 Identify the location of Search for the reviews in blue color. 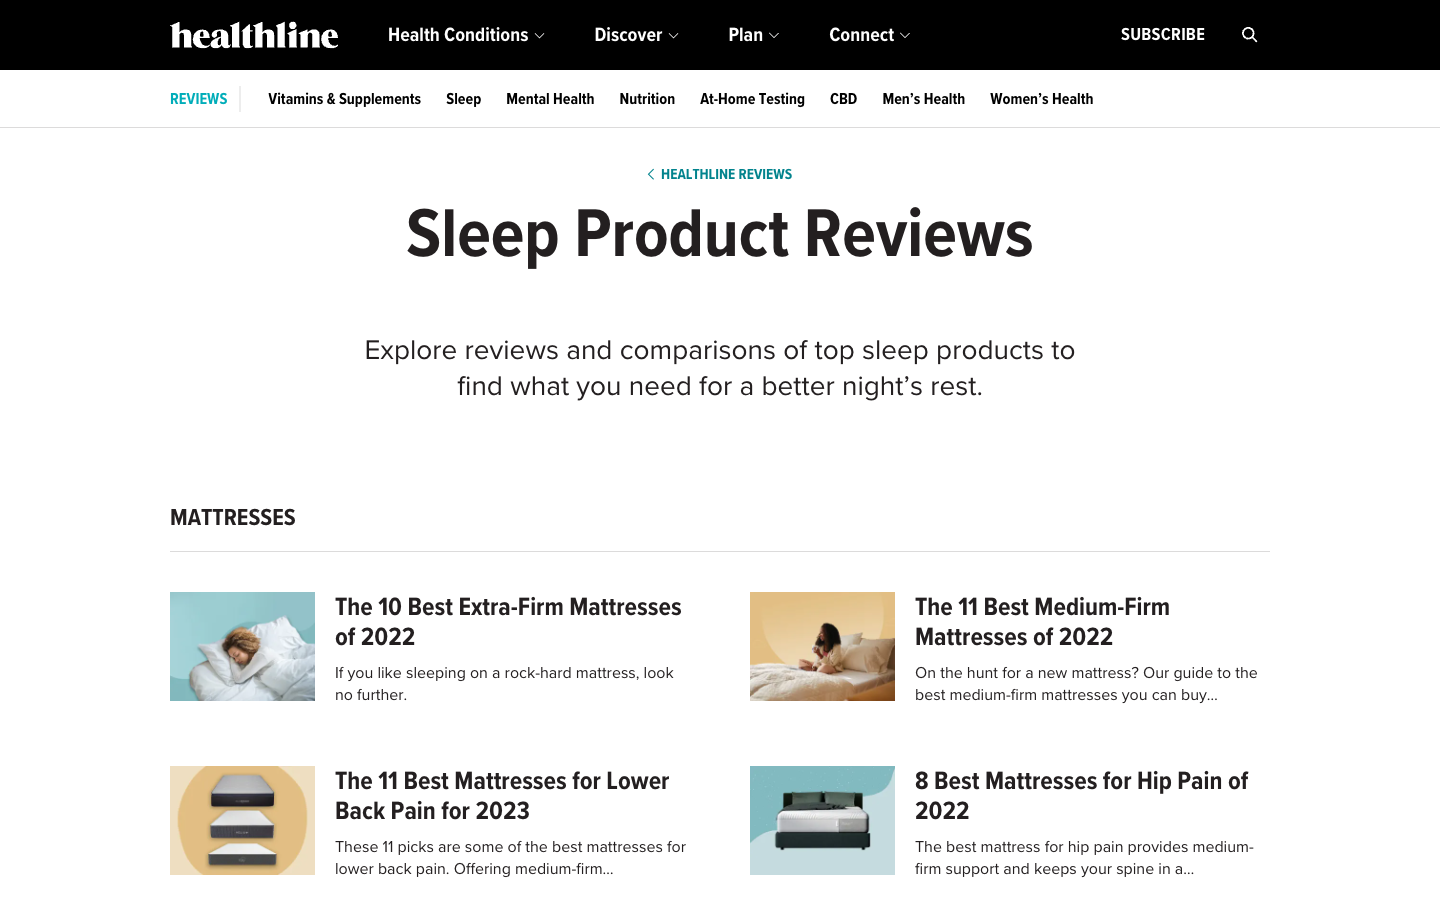
(198, 98).